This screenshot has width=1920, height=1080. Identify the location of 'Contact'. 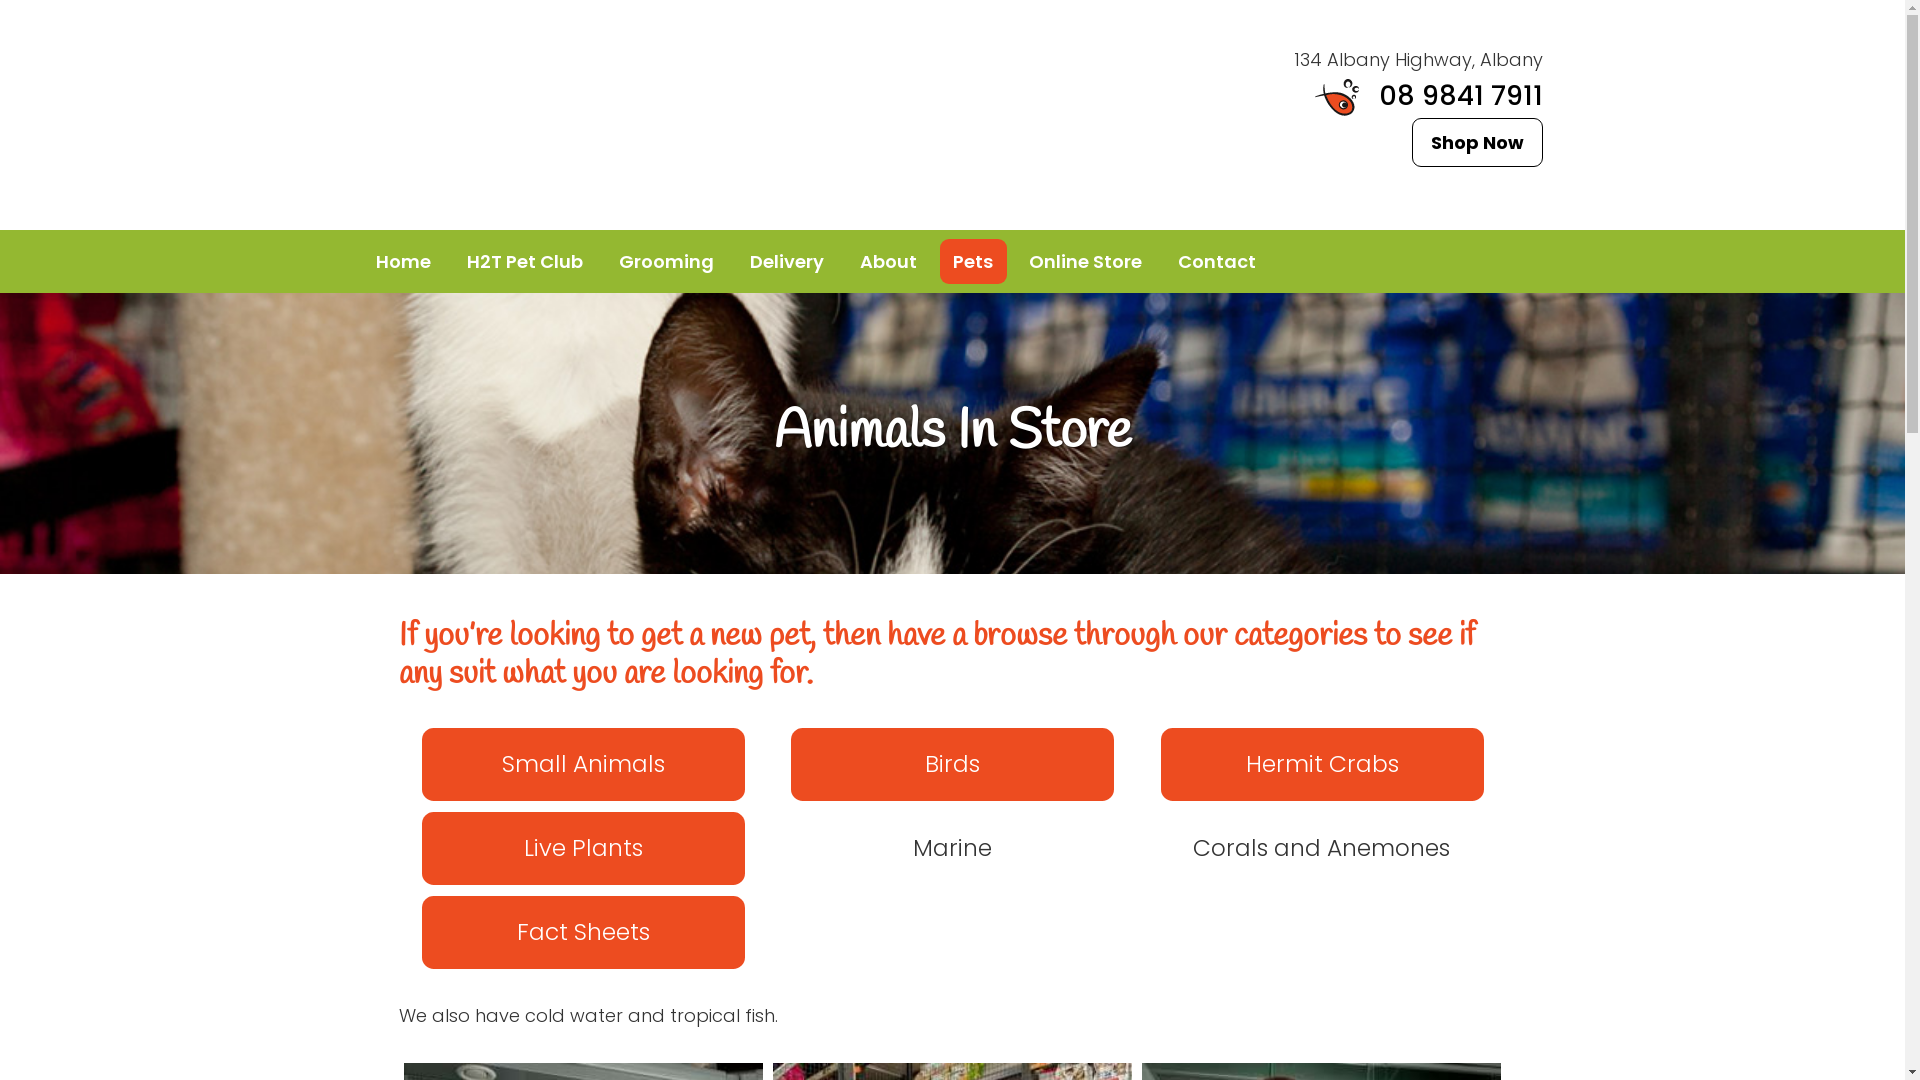
(1215, 260).